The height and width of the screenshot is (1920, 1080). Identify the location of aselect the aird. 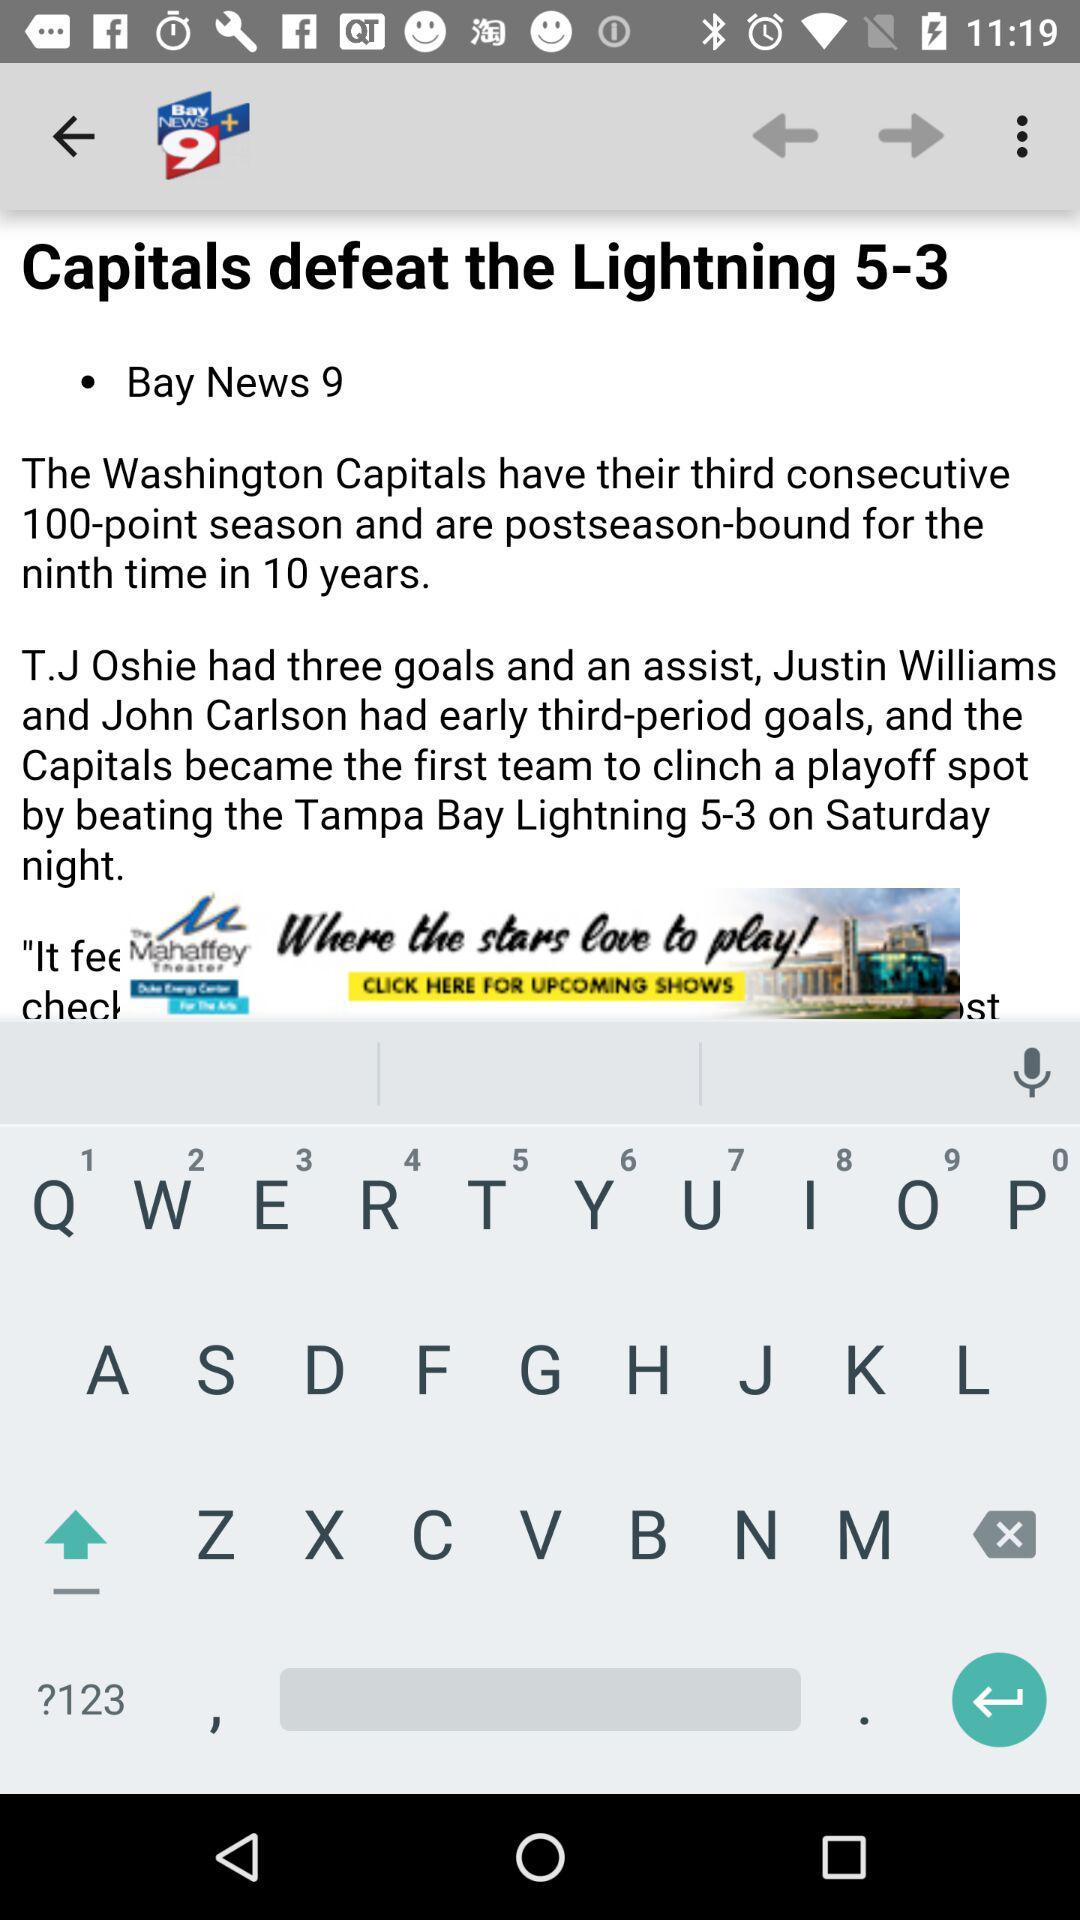
(540, 1002).